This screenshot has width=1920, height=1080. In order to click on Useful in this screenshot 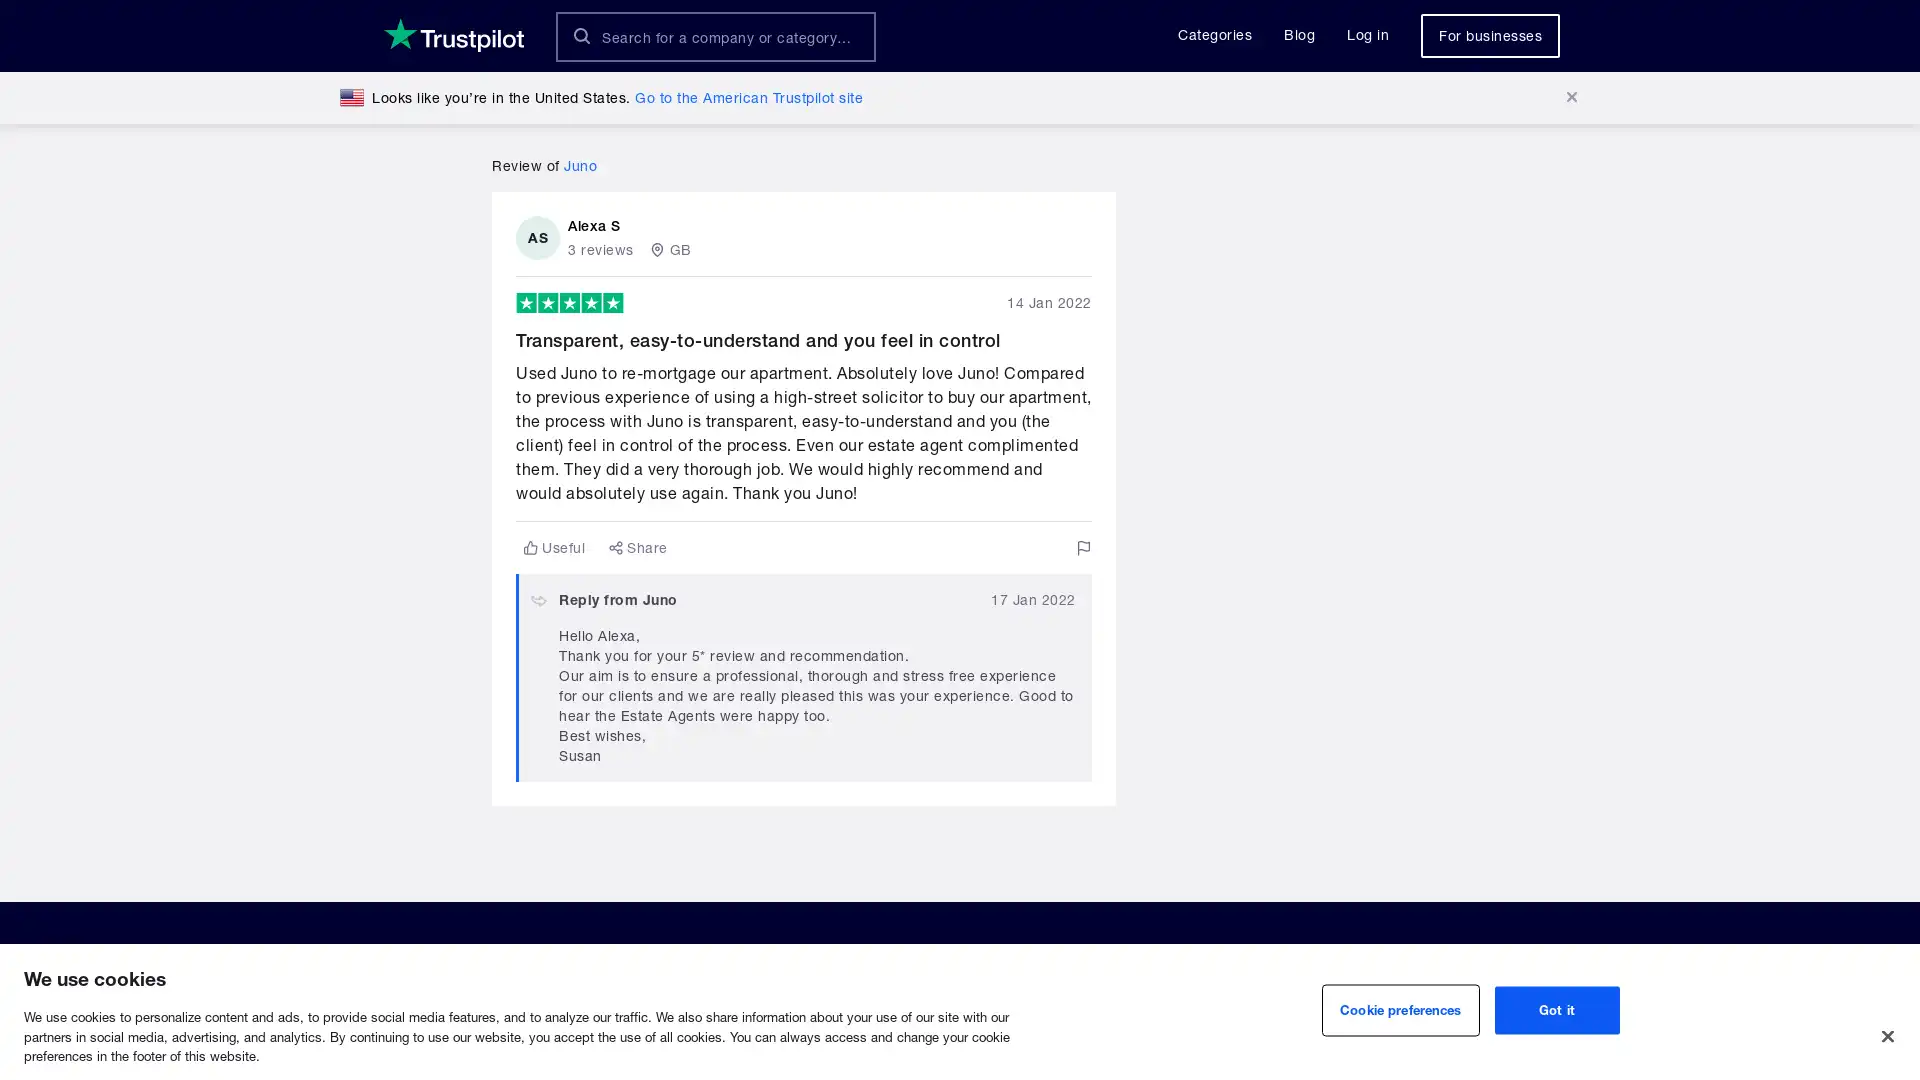, I will do `click(554, 547)`.